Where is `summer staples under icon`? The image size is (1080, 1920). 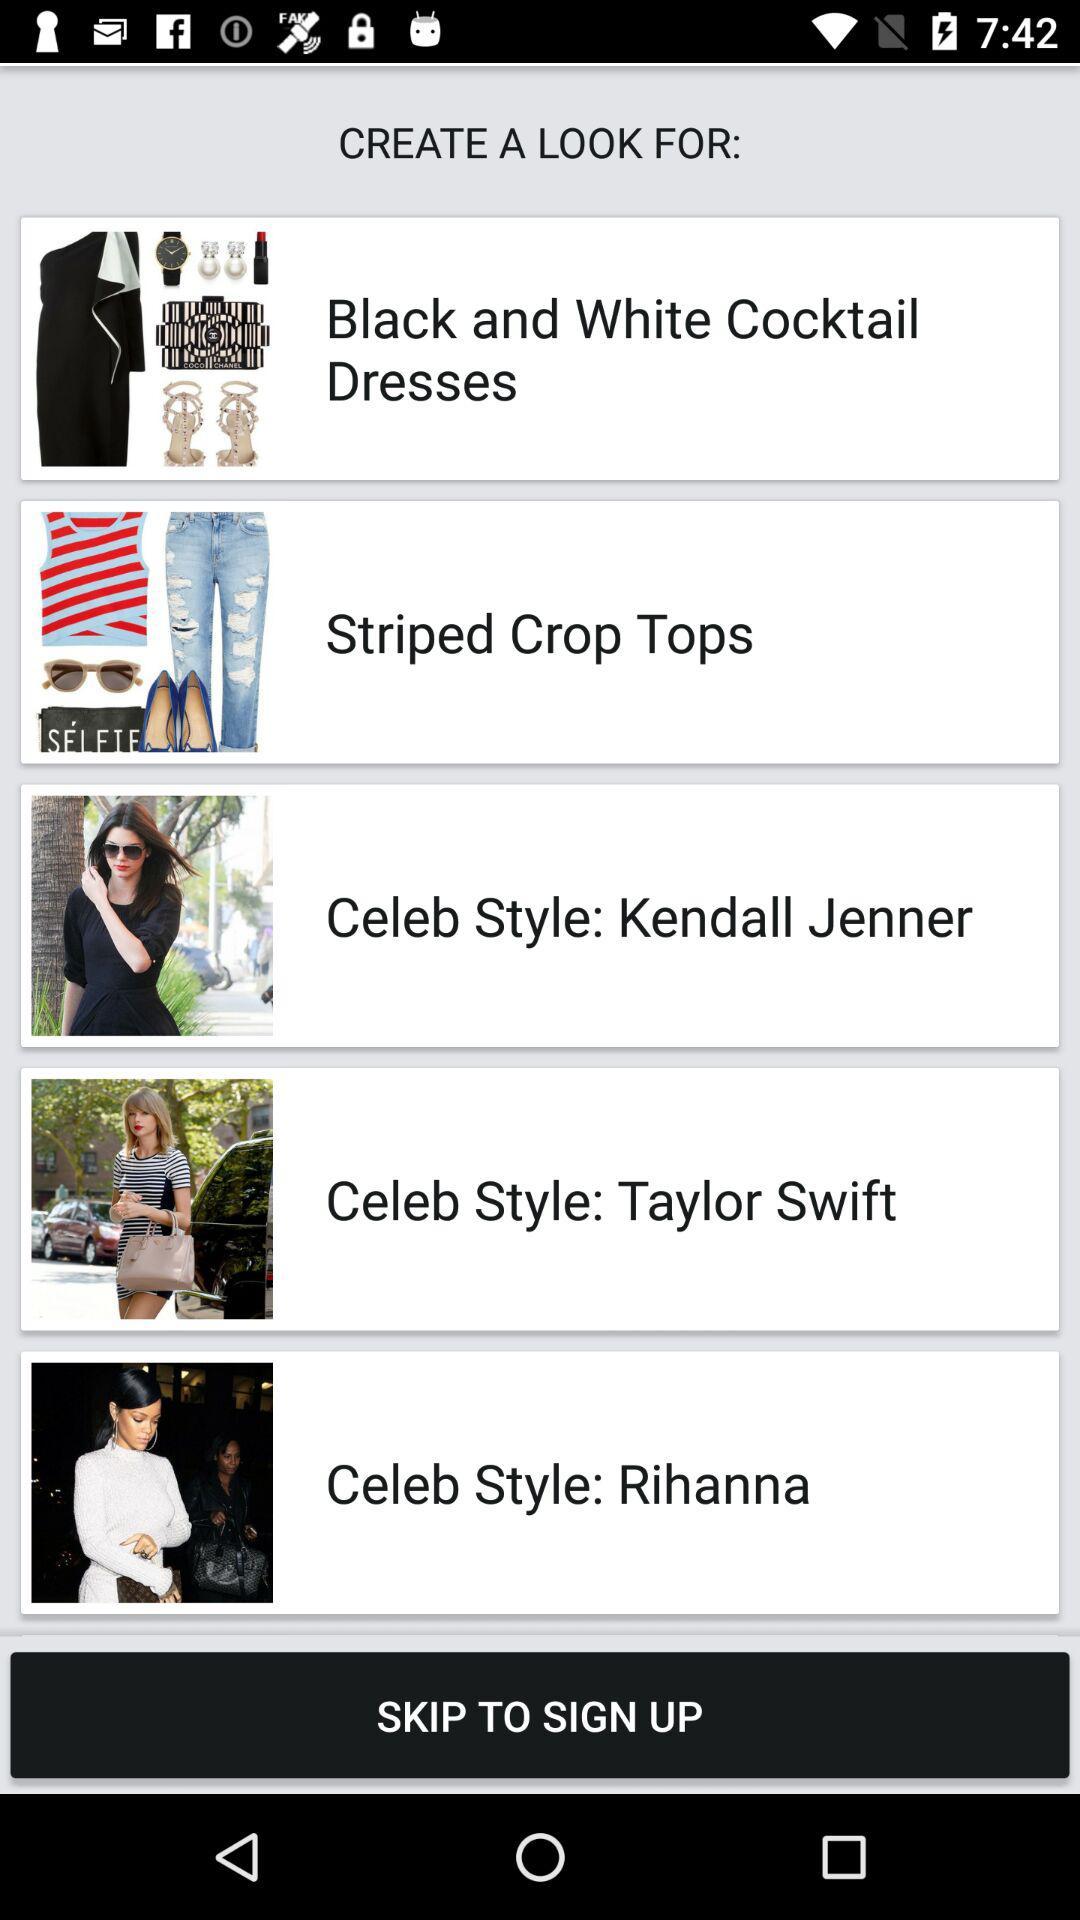 summer staples under icon is located at coordinates (671, 1635).